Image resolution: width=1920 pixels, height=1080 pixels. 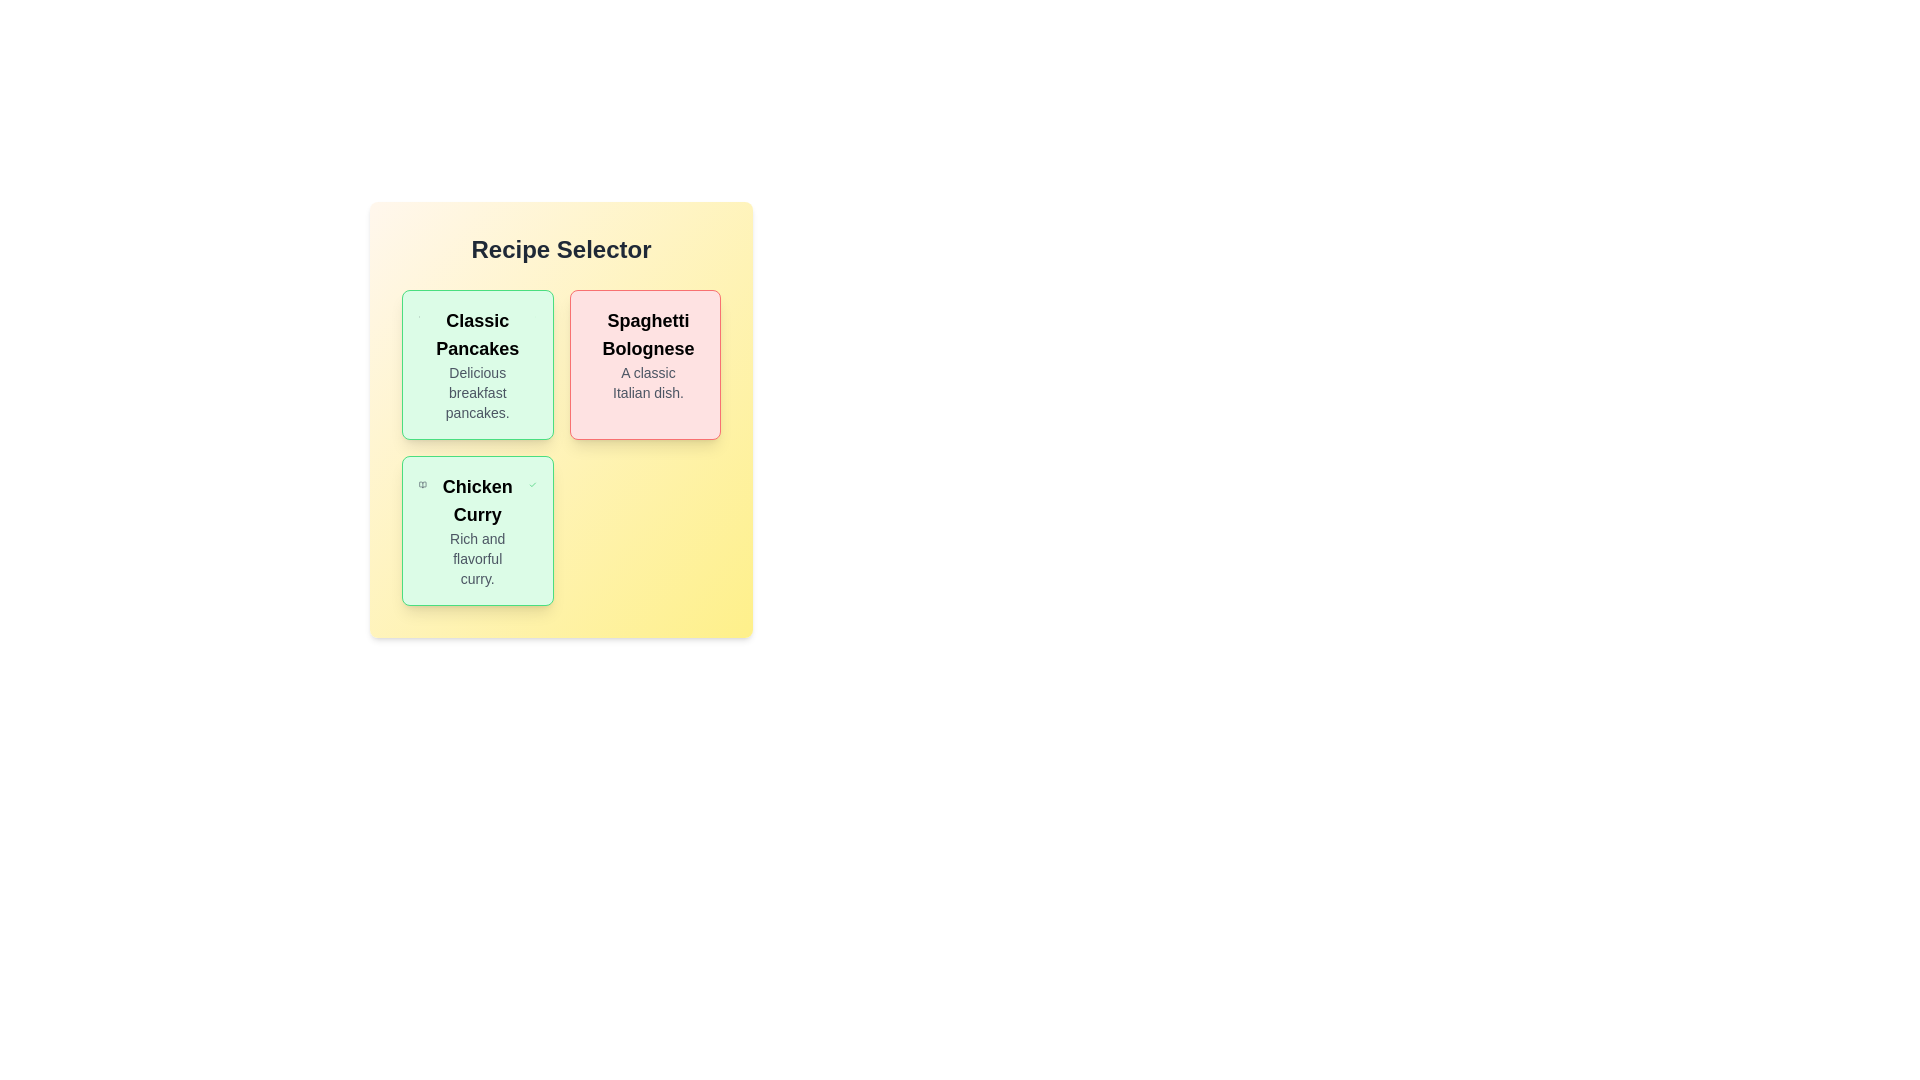 What do you see at coordinates (476, 530) in the screenshot?
I see `the recipe Chicken Curry` at bounding box center [476, 530].